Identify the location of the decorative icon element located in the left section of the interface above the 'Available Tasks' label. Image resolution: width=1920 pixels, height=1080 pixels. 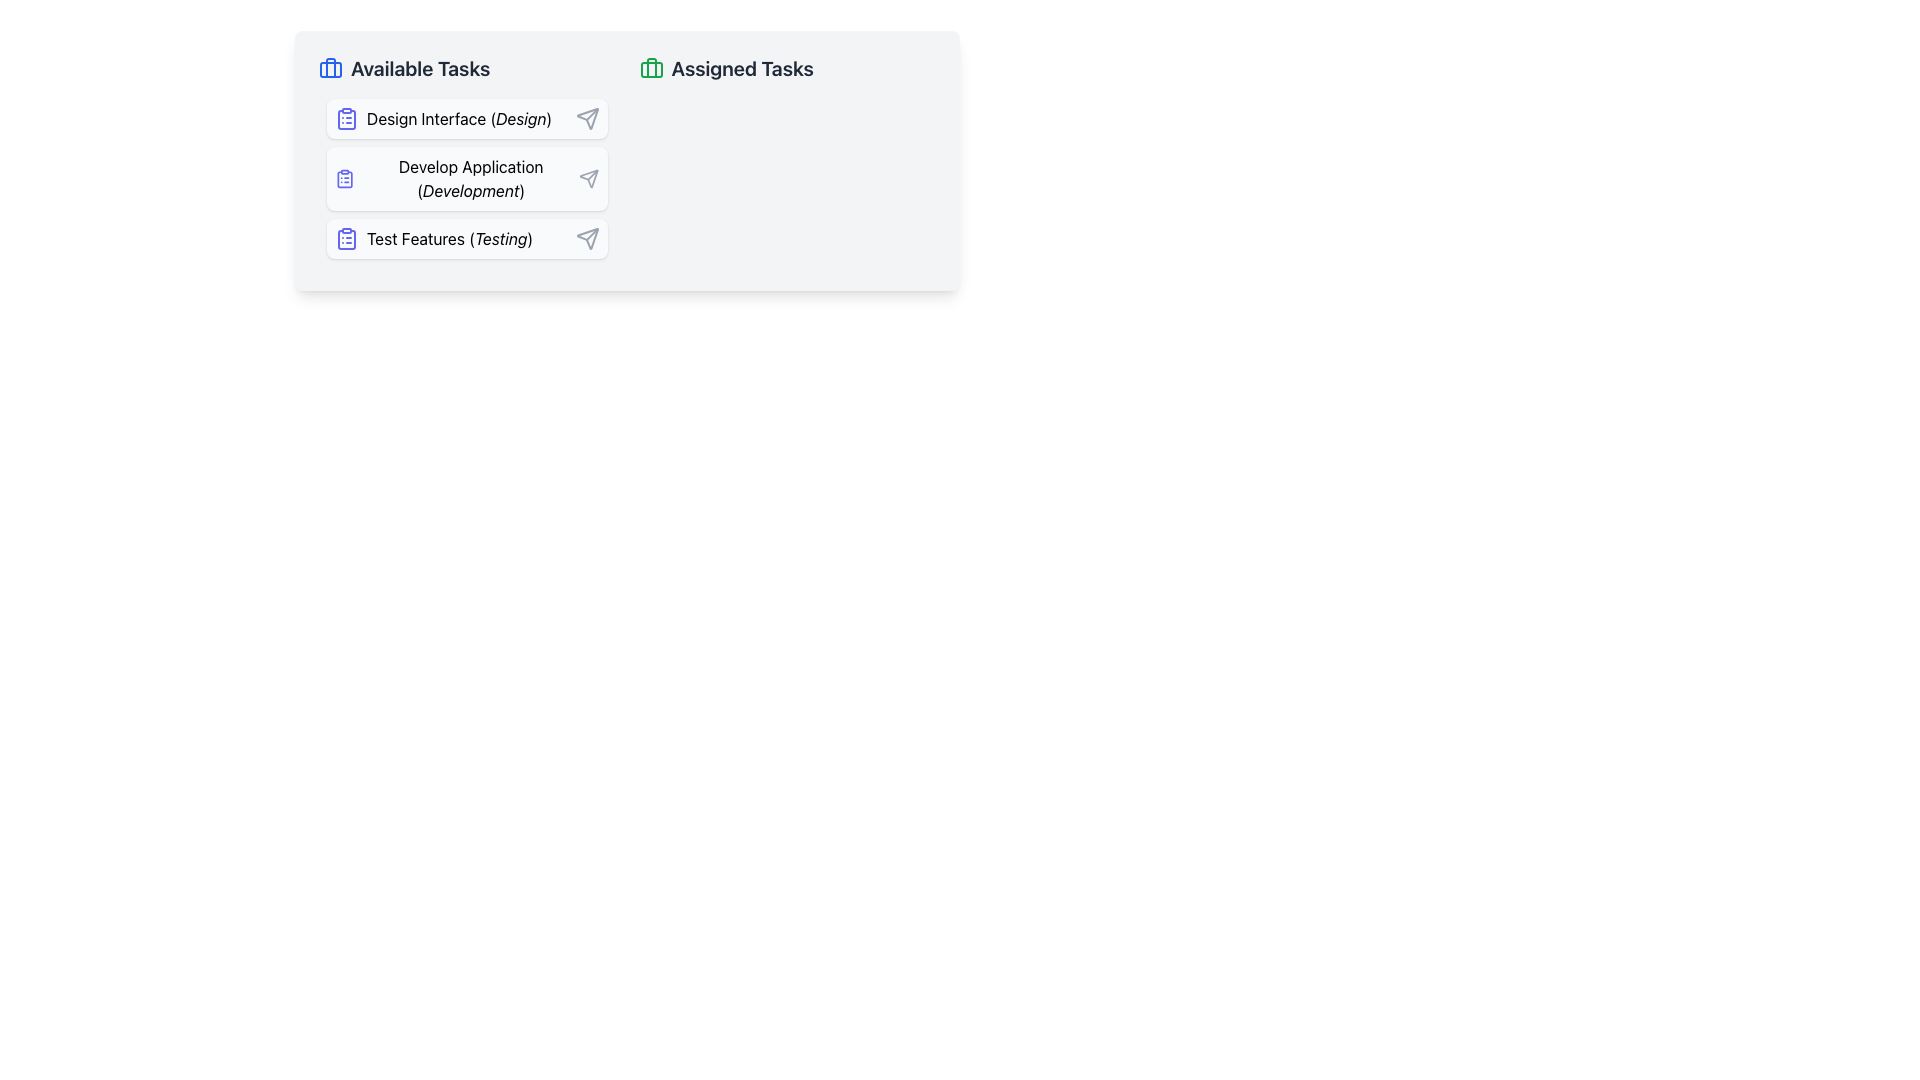
(651, 67).